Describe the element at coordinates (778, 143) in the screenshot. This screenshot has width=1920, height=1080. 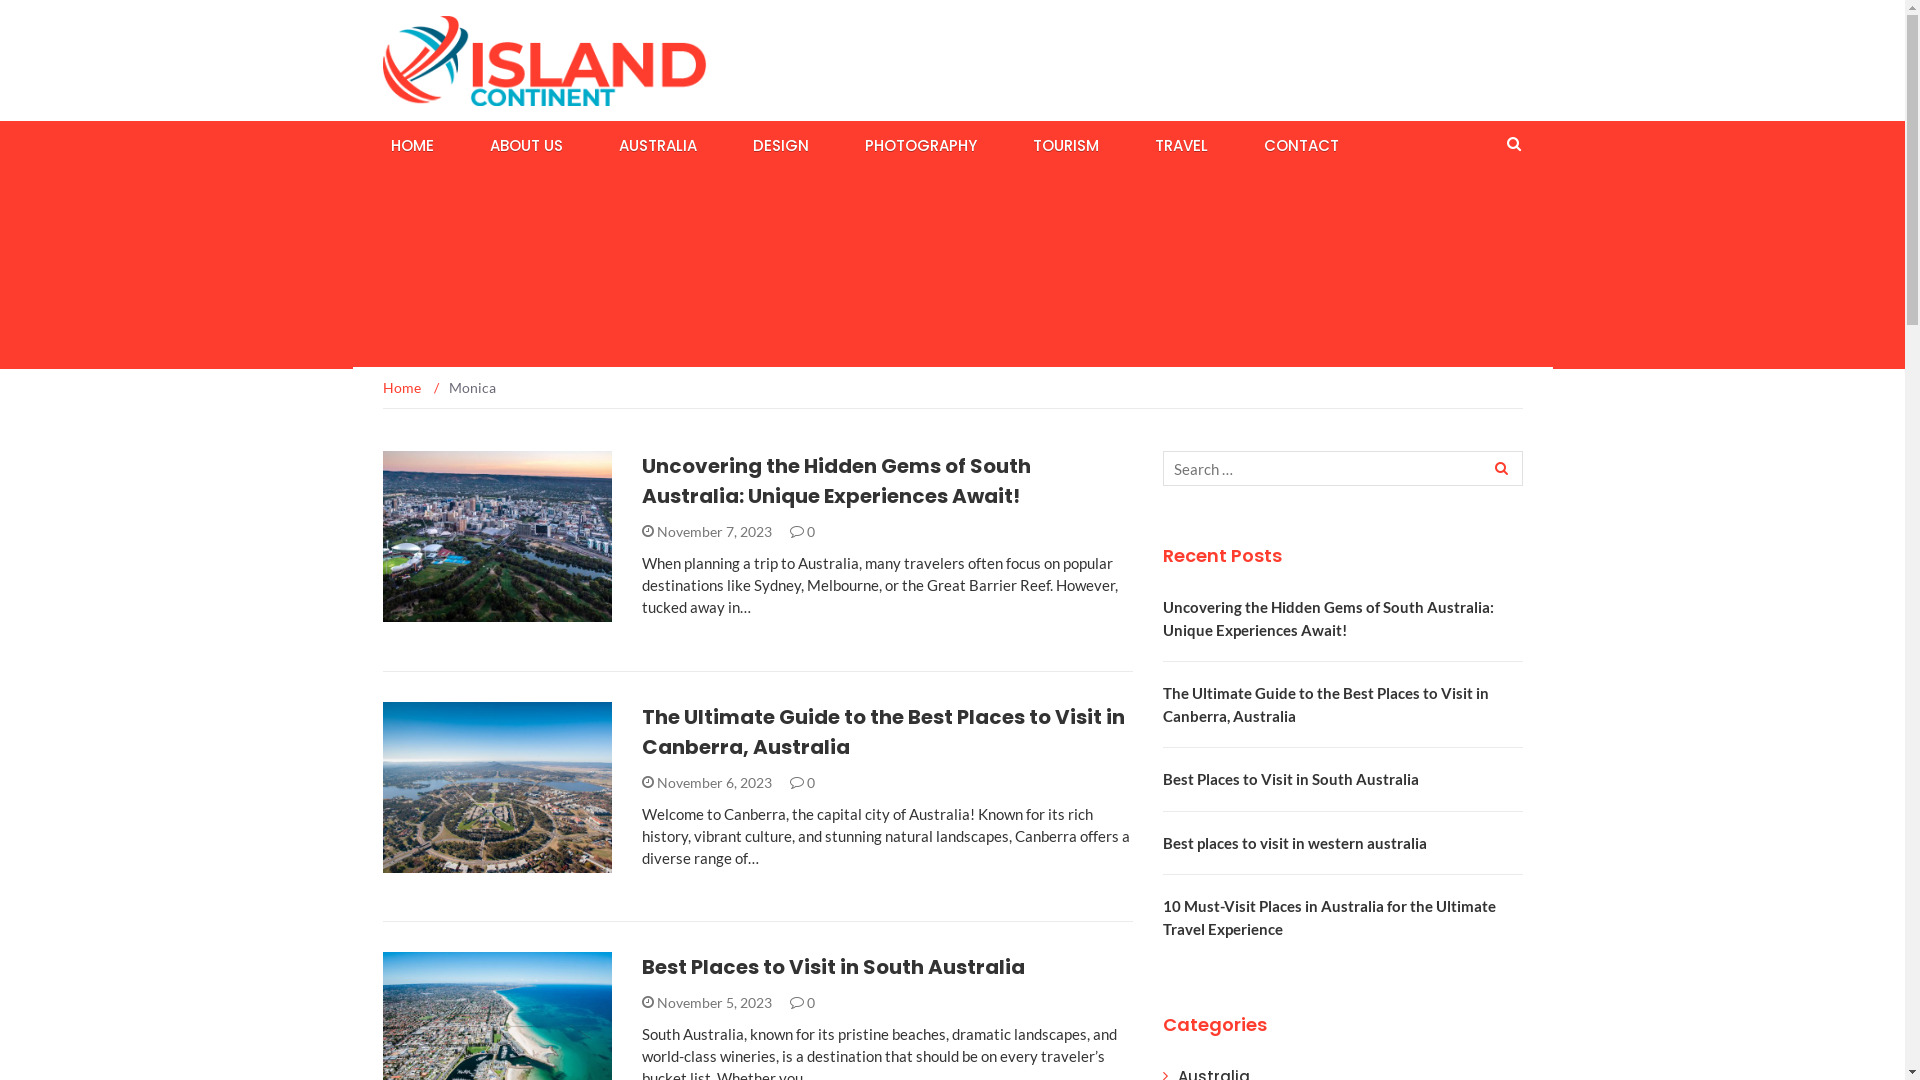
I see `'DESIGN'` at that location.